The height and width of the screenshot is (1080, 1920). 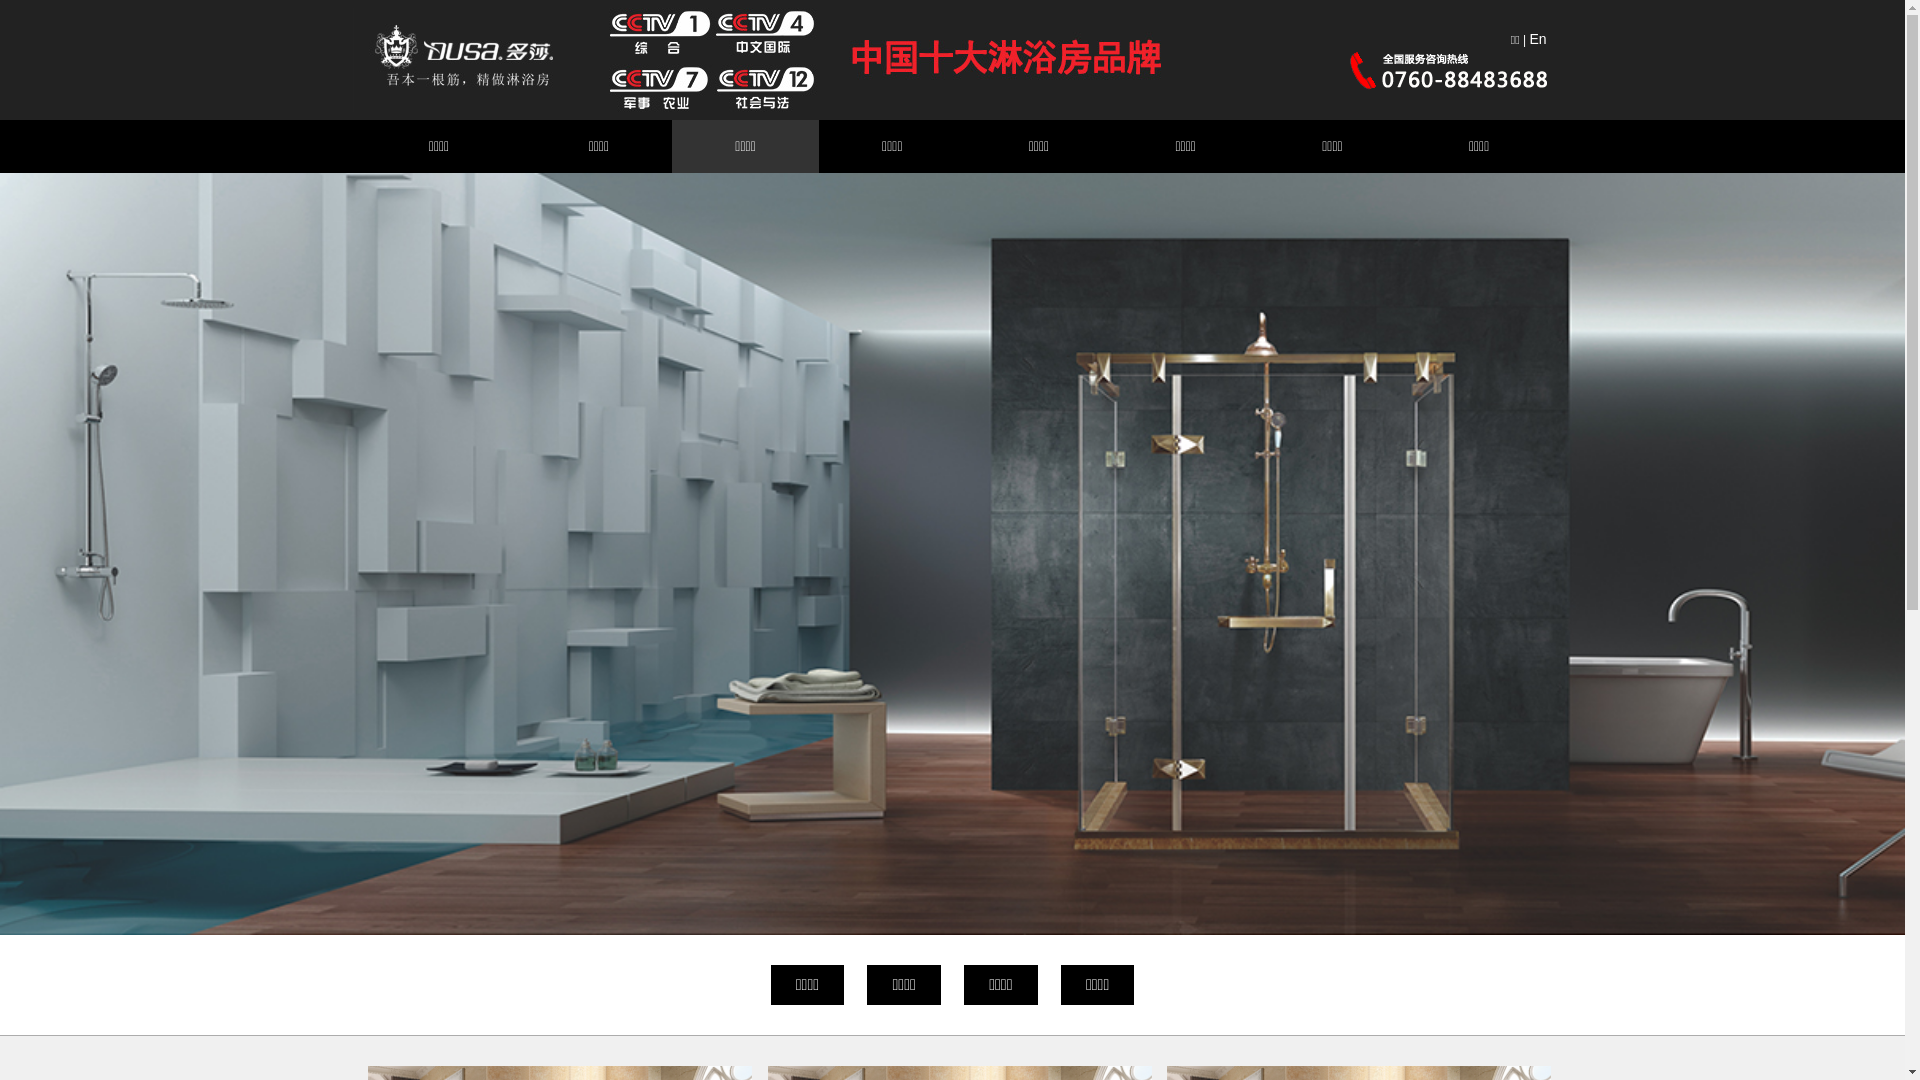 I want to click on 'En', so click(x=1536, y=38).